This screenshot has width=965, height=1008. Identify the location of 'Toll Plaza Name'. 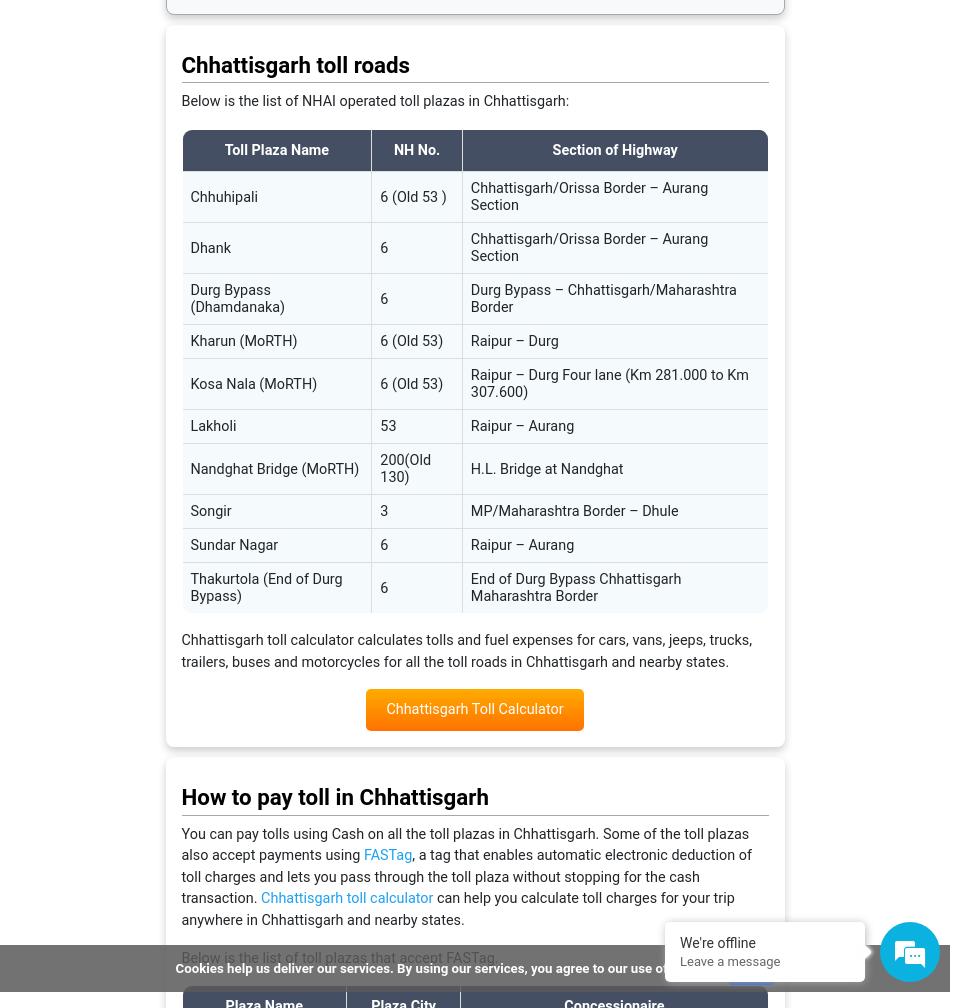
(276, 150).